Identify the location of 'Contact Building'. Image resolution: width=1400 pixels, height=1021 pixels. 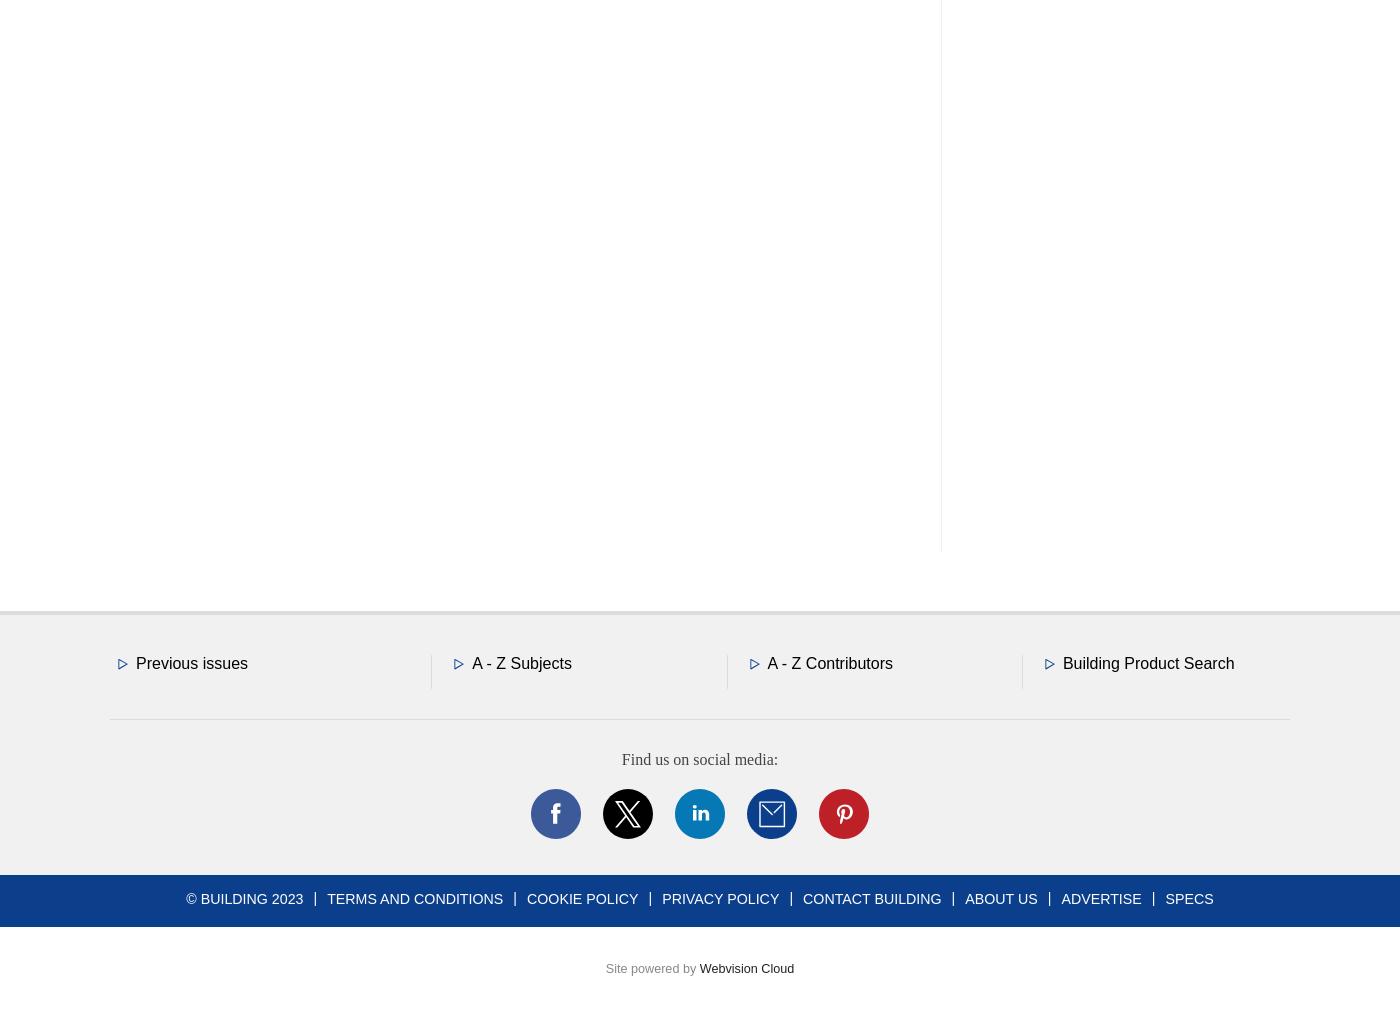
(872, 896).